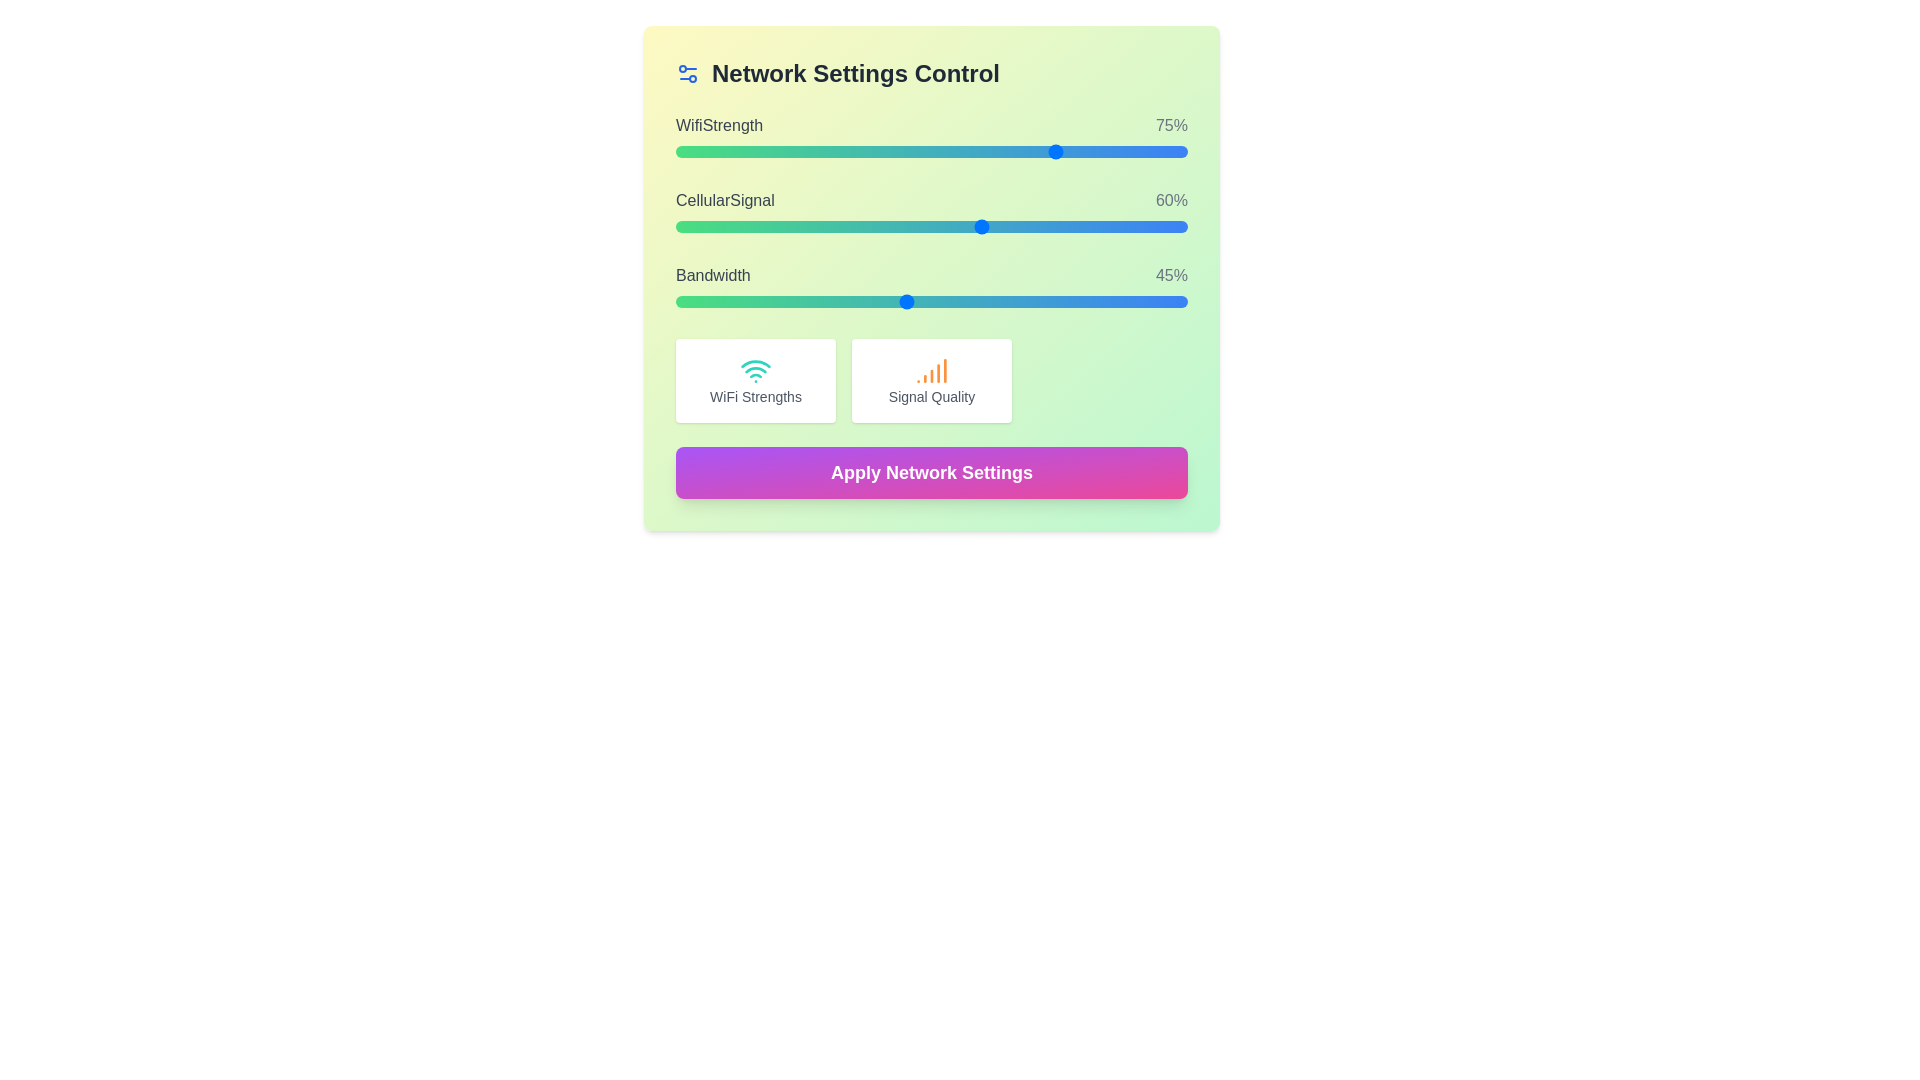  I want to click on the Cellular Signal slider, so click(741, 226).